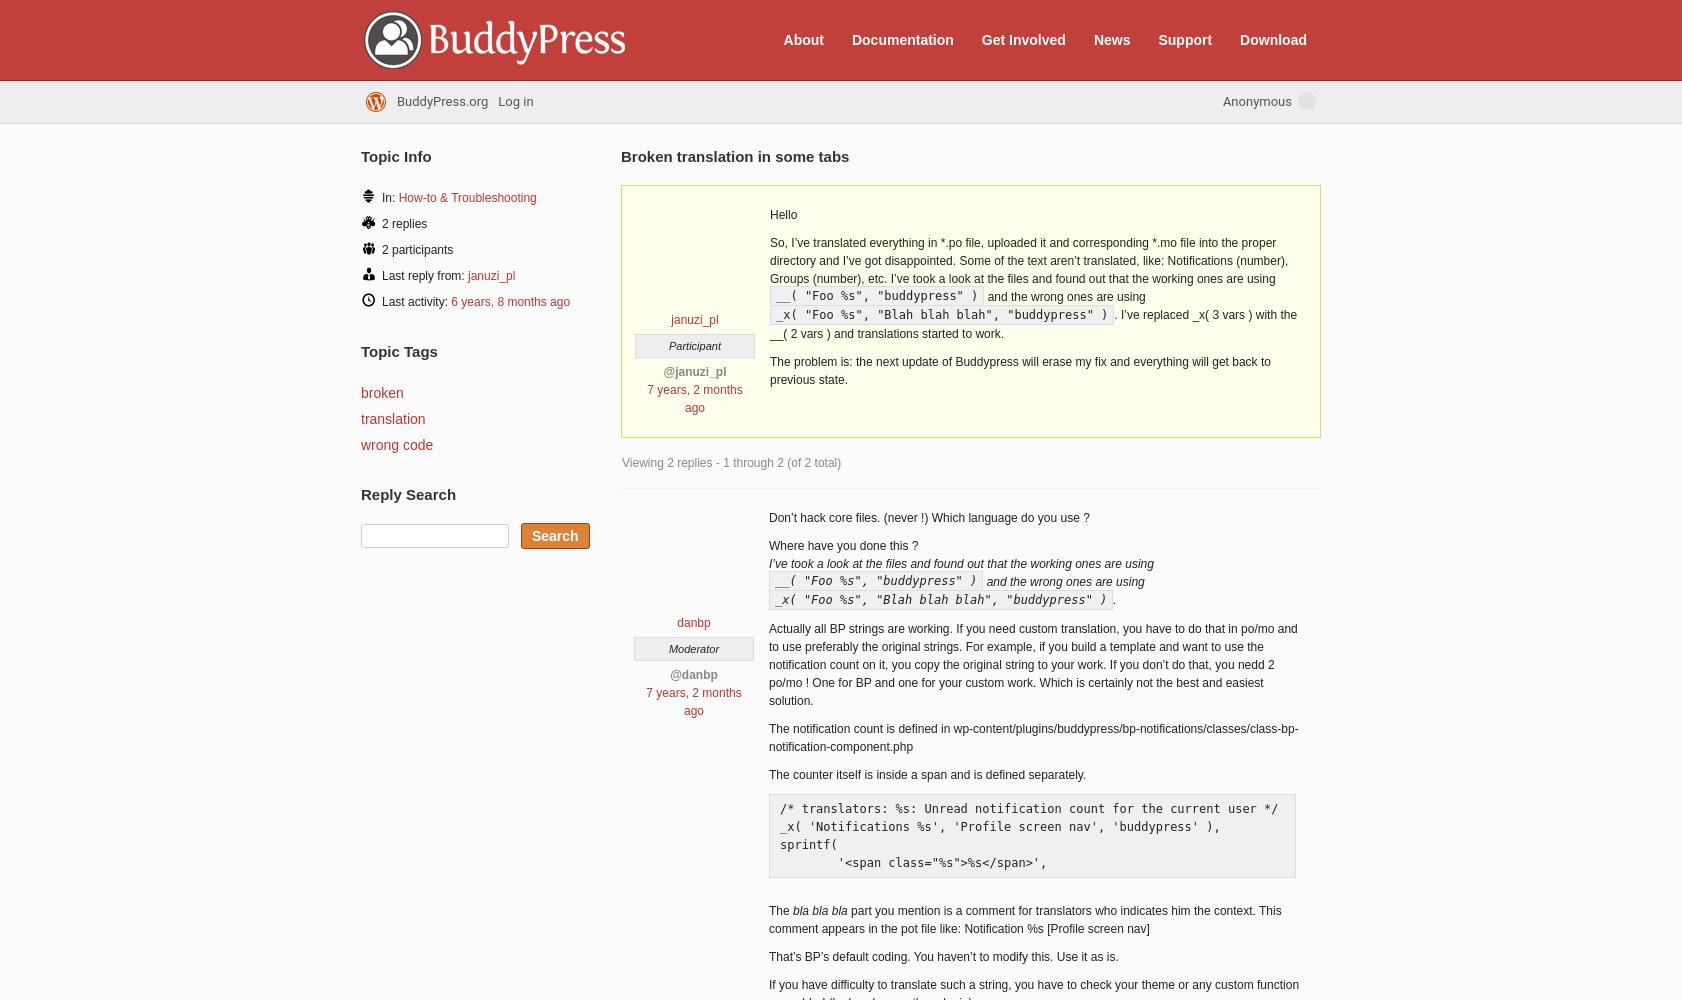 This screenshot has width=1682, height=1000. Describe the element at coordinates (1028, 834) in the screenshot. I see `'/* translators: %s: Unread notification count for the current user */
_x( 'Notifications %s', 'Profile screen nav', 'buddypress' ),
sprintf(
	'<span class="%s">%s</span>','` at that location.